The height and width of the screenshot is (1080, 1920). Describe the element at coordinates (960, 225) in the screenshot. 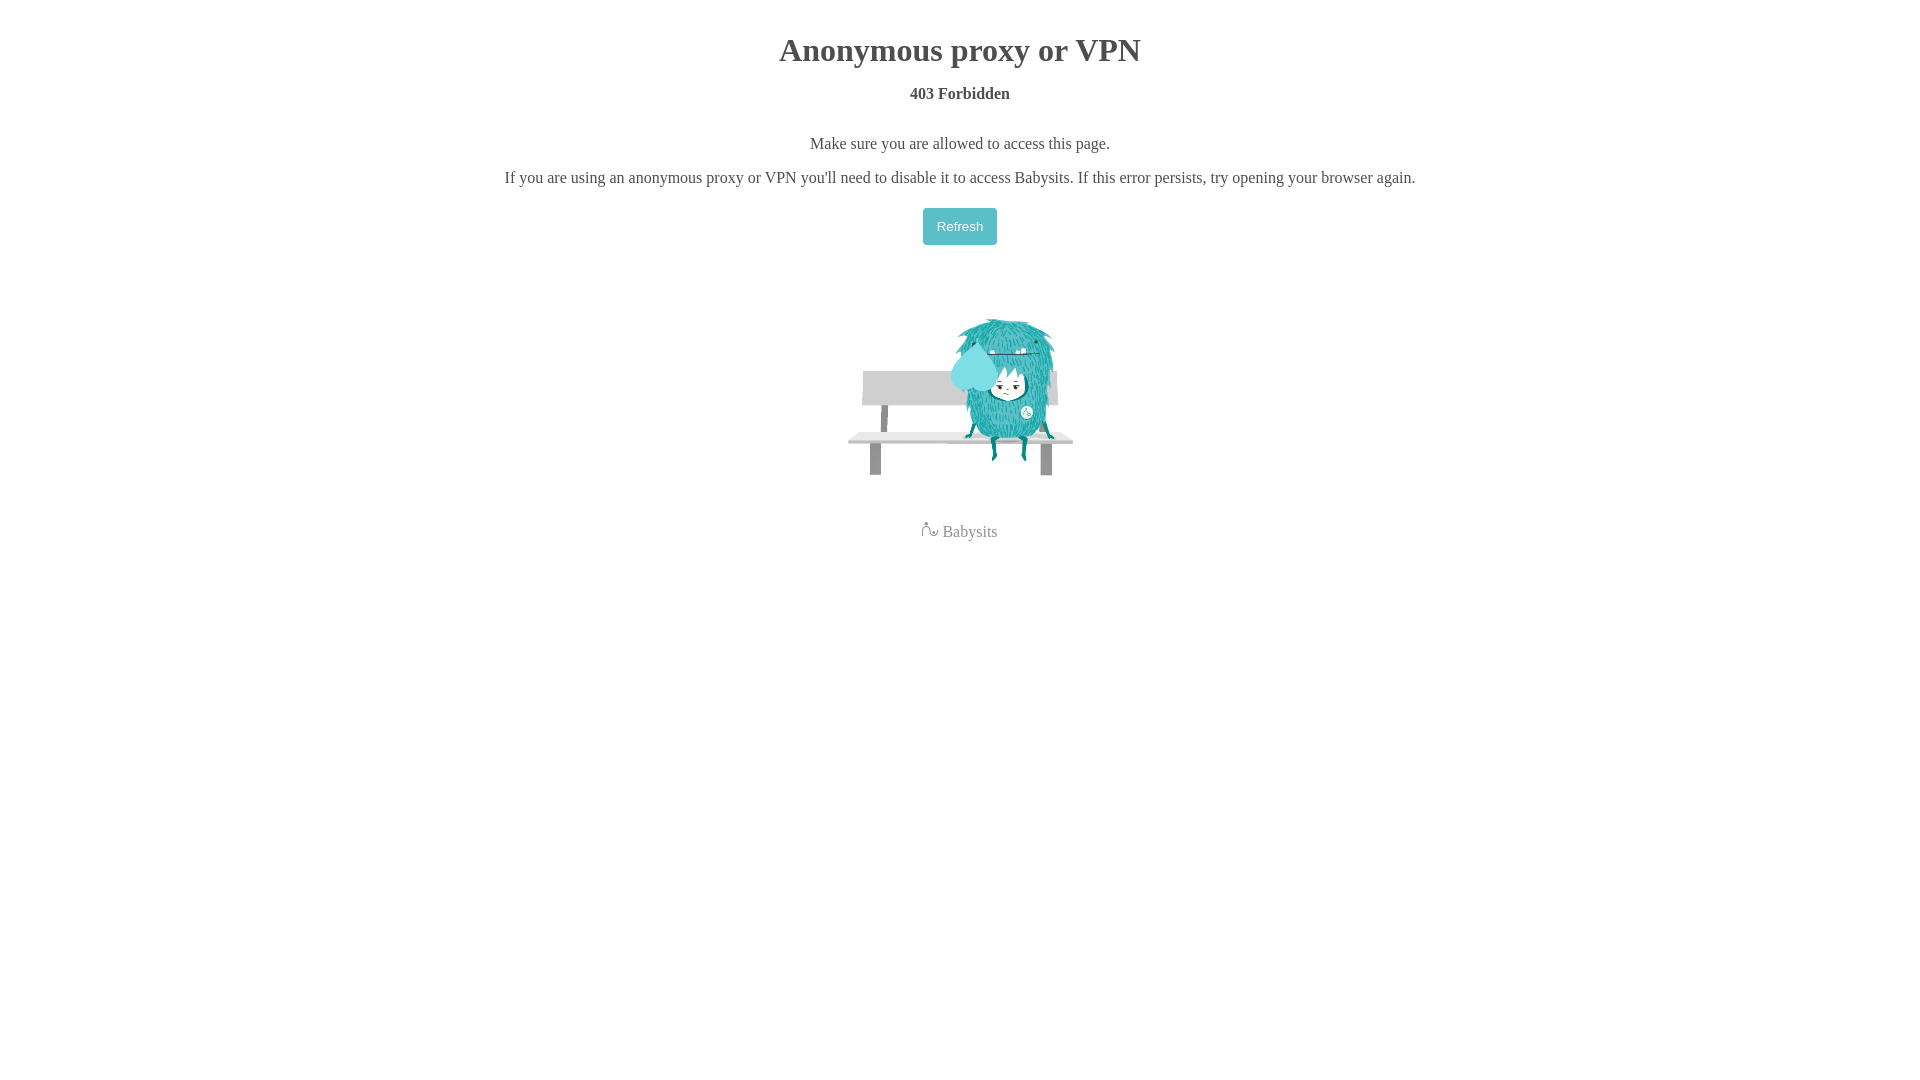

I see `'Refresh'` at that location.